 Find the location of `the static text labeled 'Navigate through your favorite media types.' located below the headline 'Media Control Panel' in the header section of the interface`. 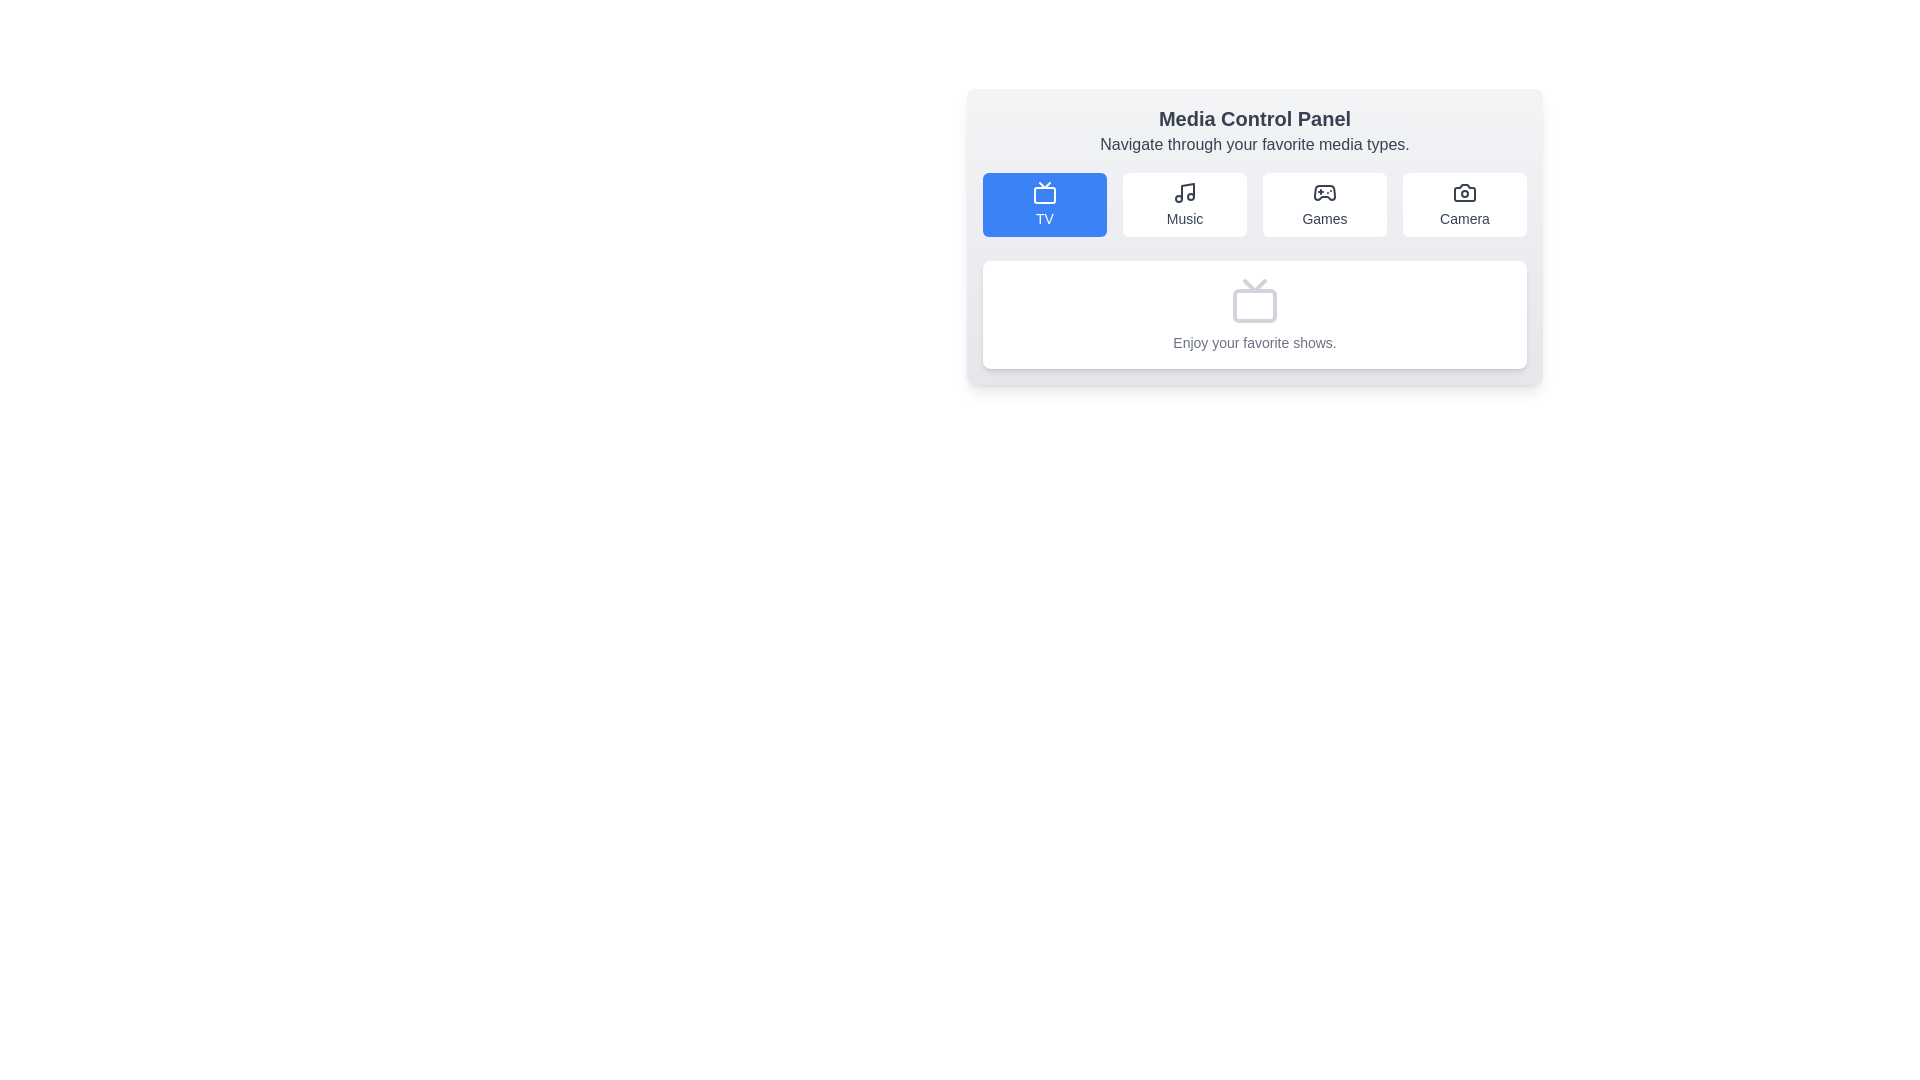

the static text labeled 'Navigate through your favorite media types.' located below the headline 'Media Control Panel' in the header section of the interface is located at coordinates (1253, 144).